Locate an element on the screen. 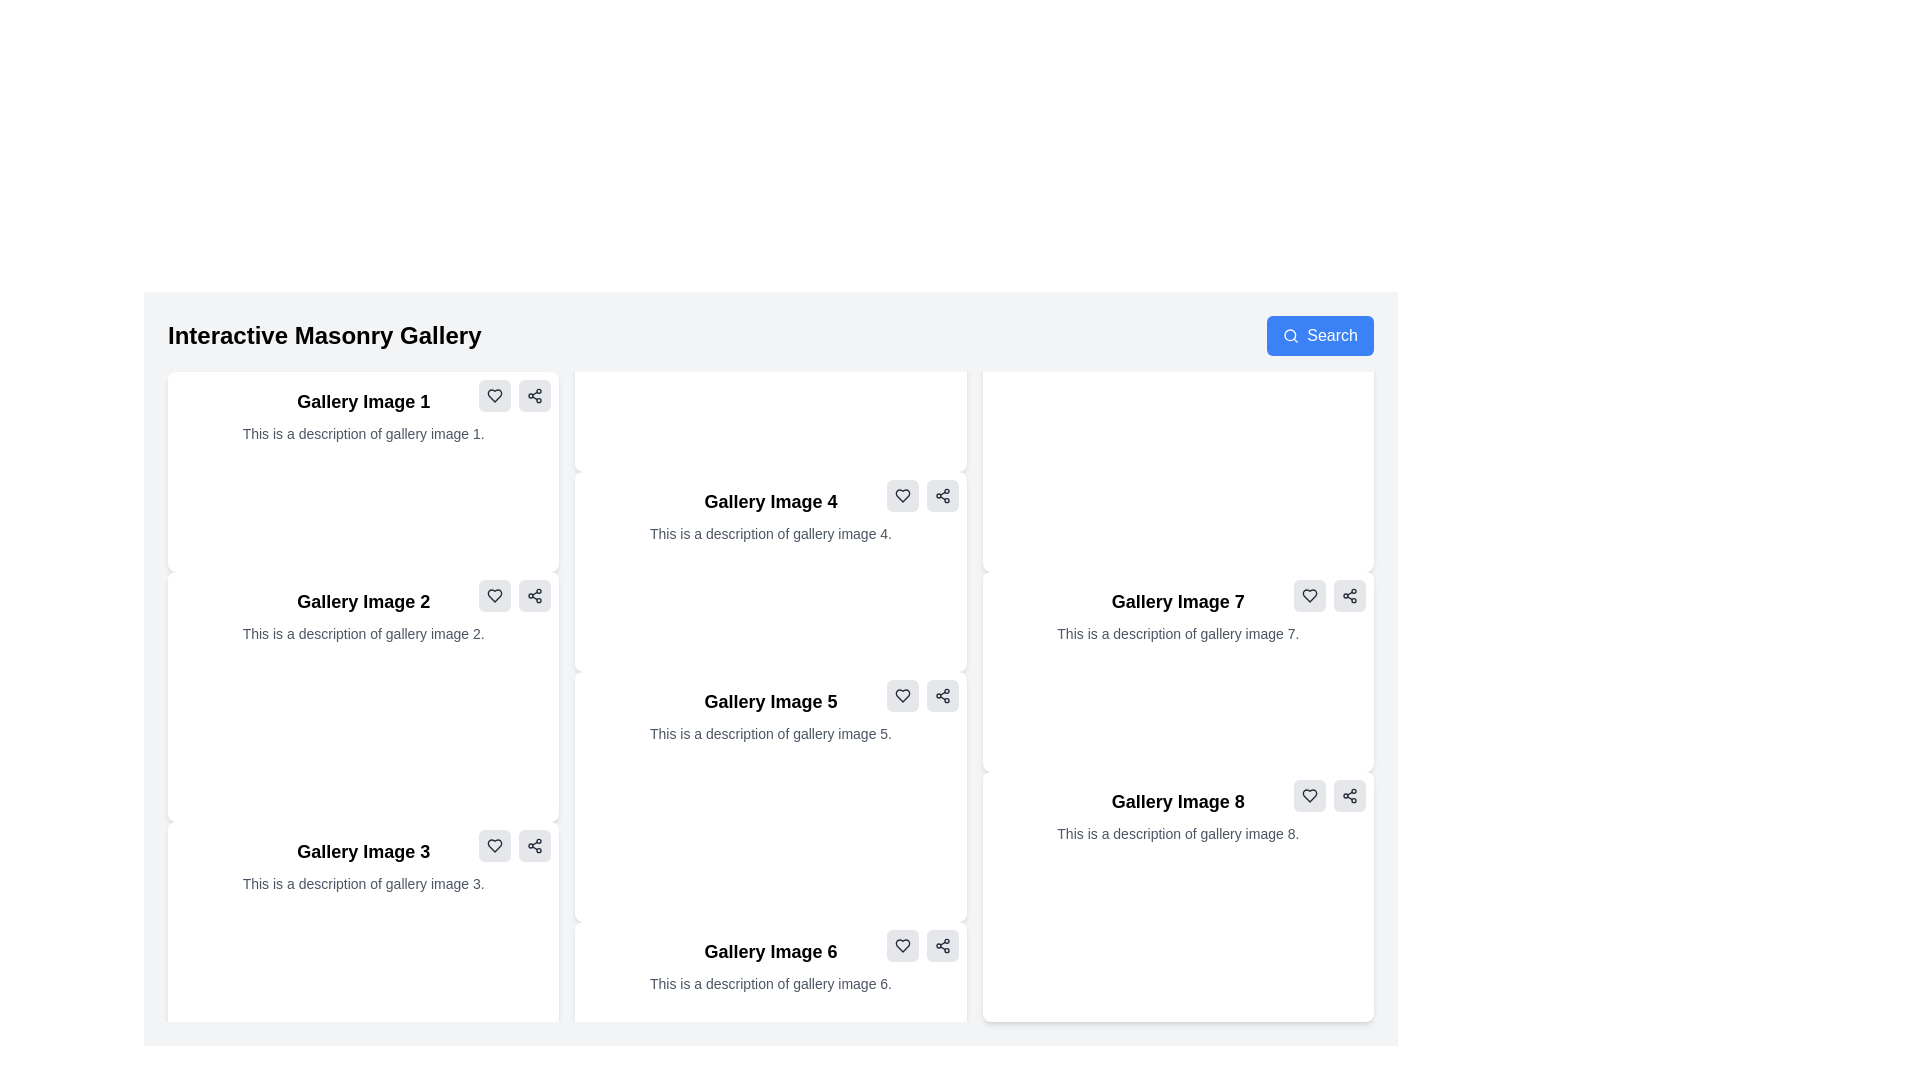 This screenshot has height=1080, width=1920. the share icon, which is a minimalistic design of three circles connected by two lines, located on the right-hand side of the 'Gallery Image 8' section is located at coordinates (1349, 794).